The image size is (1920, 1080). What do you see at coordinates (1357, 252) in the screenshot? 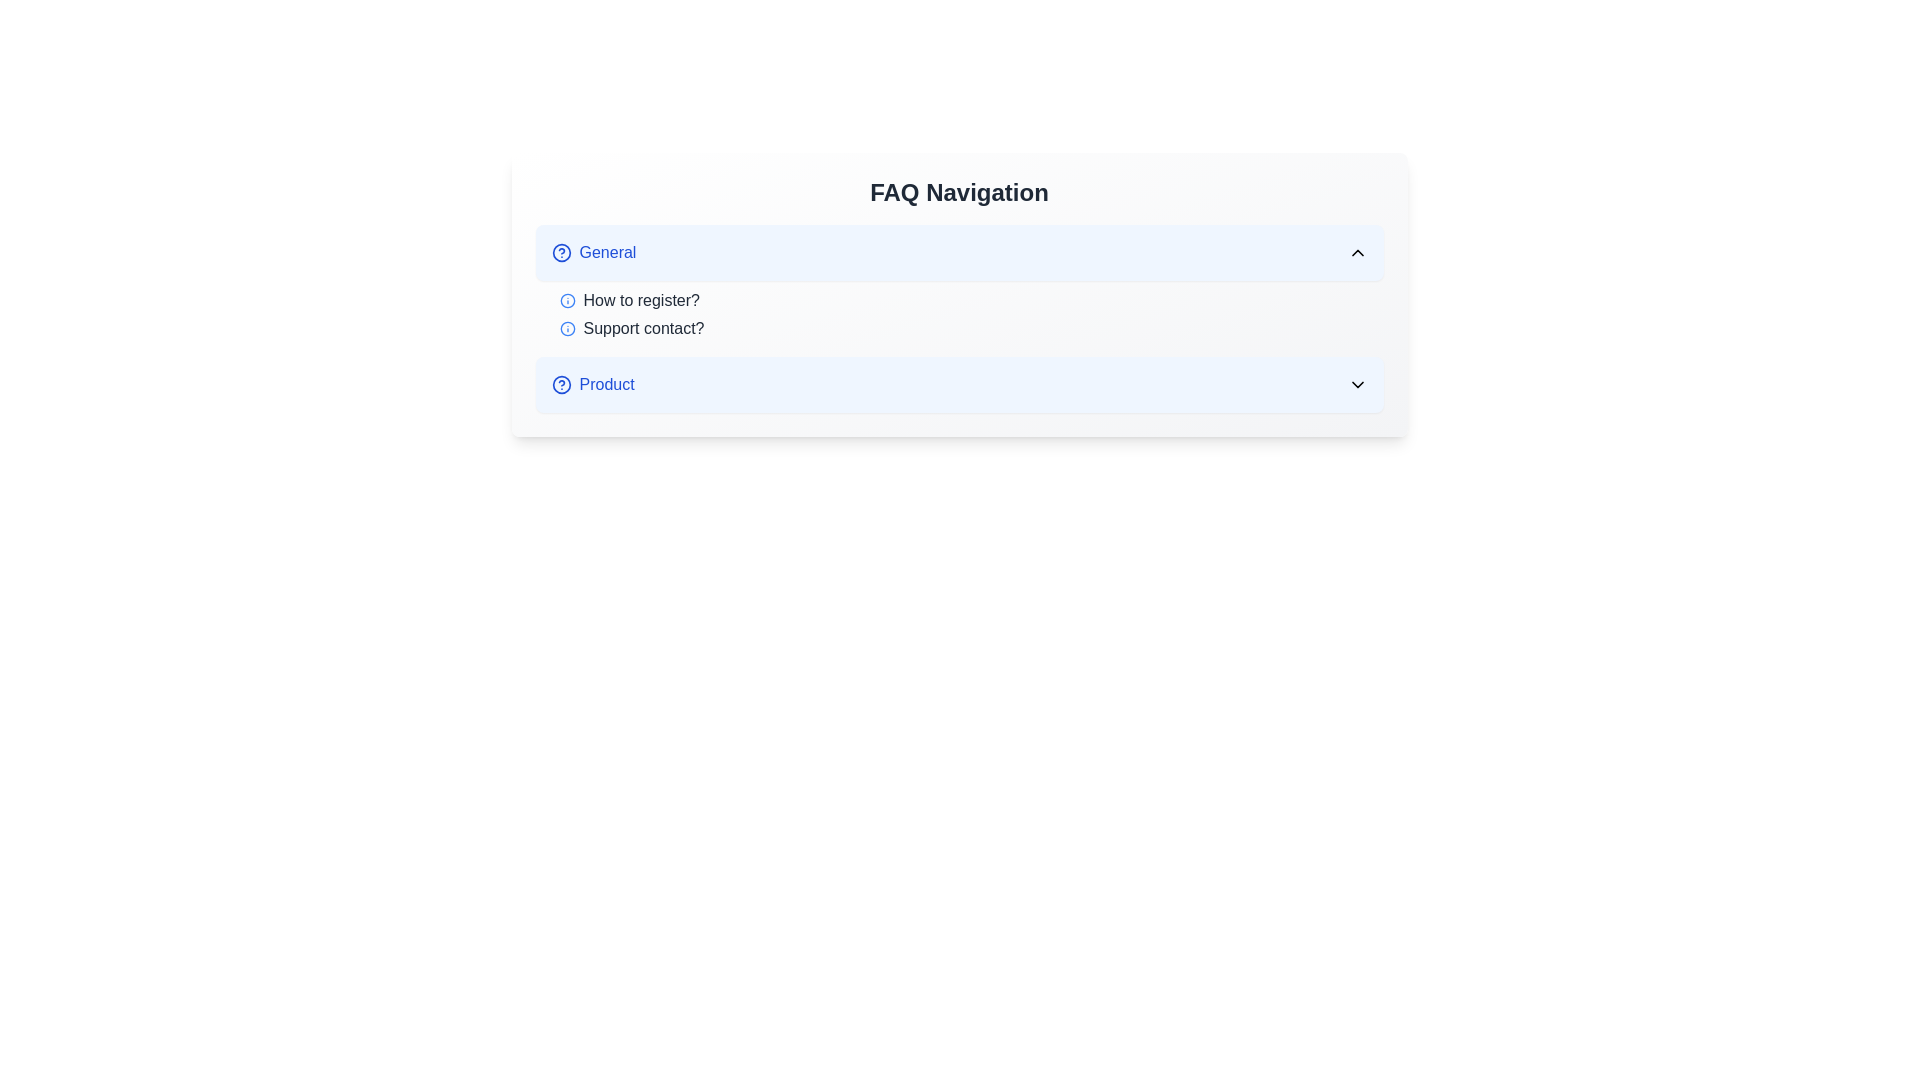
I see `the upward-pointing chevron icon (Toggle Icon) located at the far right of the 'General' section in the FAQ navigation panel` at bounding box center [1357, 252].